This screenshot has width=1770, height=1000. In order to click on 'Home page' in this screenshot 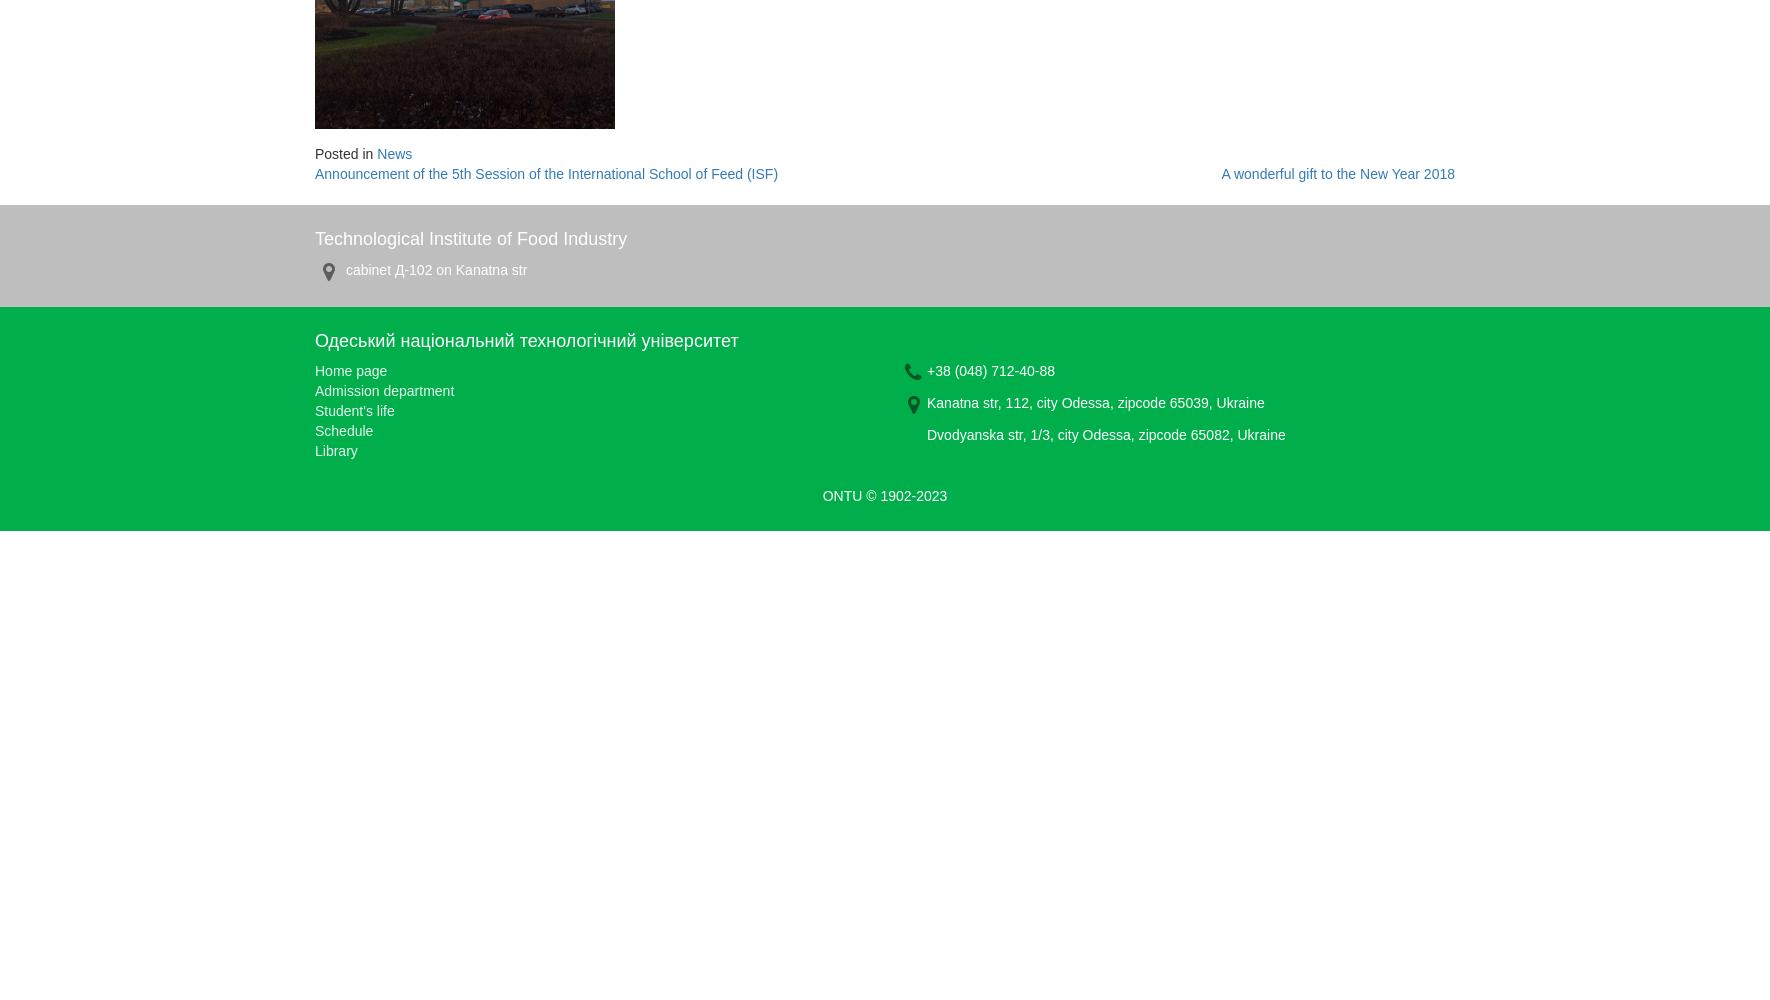, I will do `click(314, 370)`.